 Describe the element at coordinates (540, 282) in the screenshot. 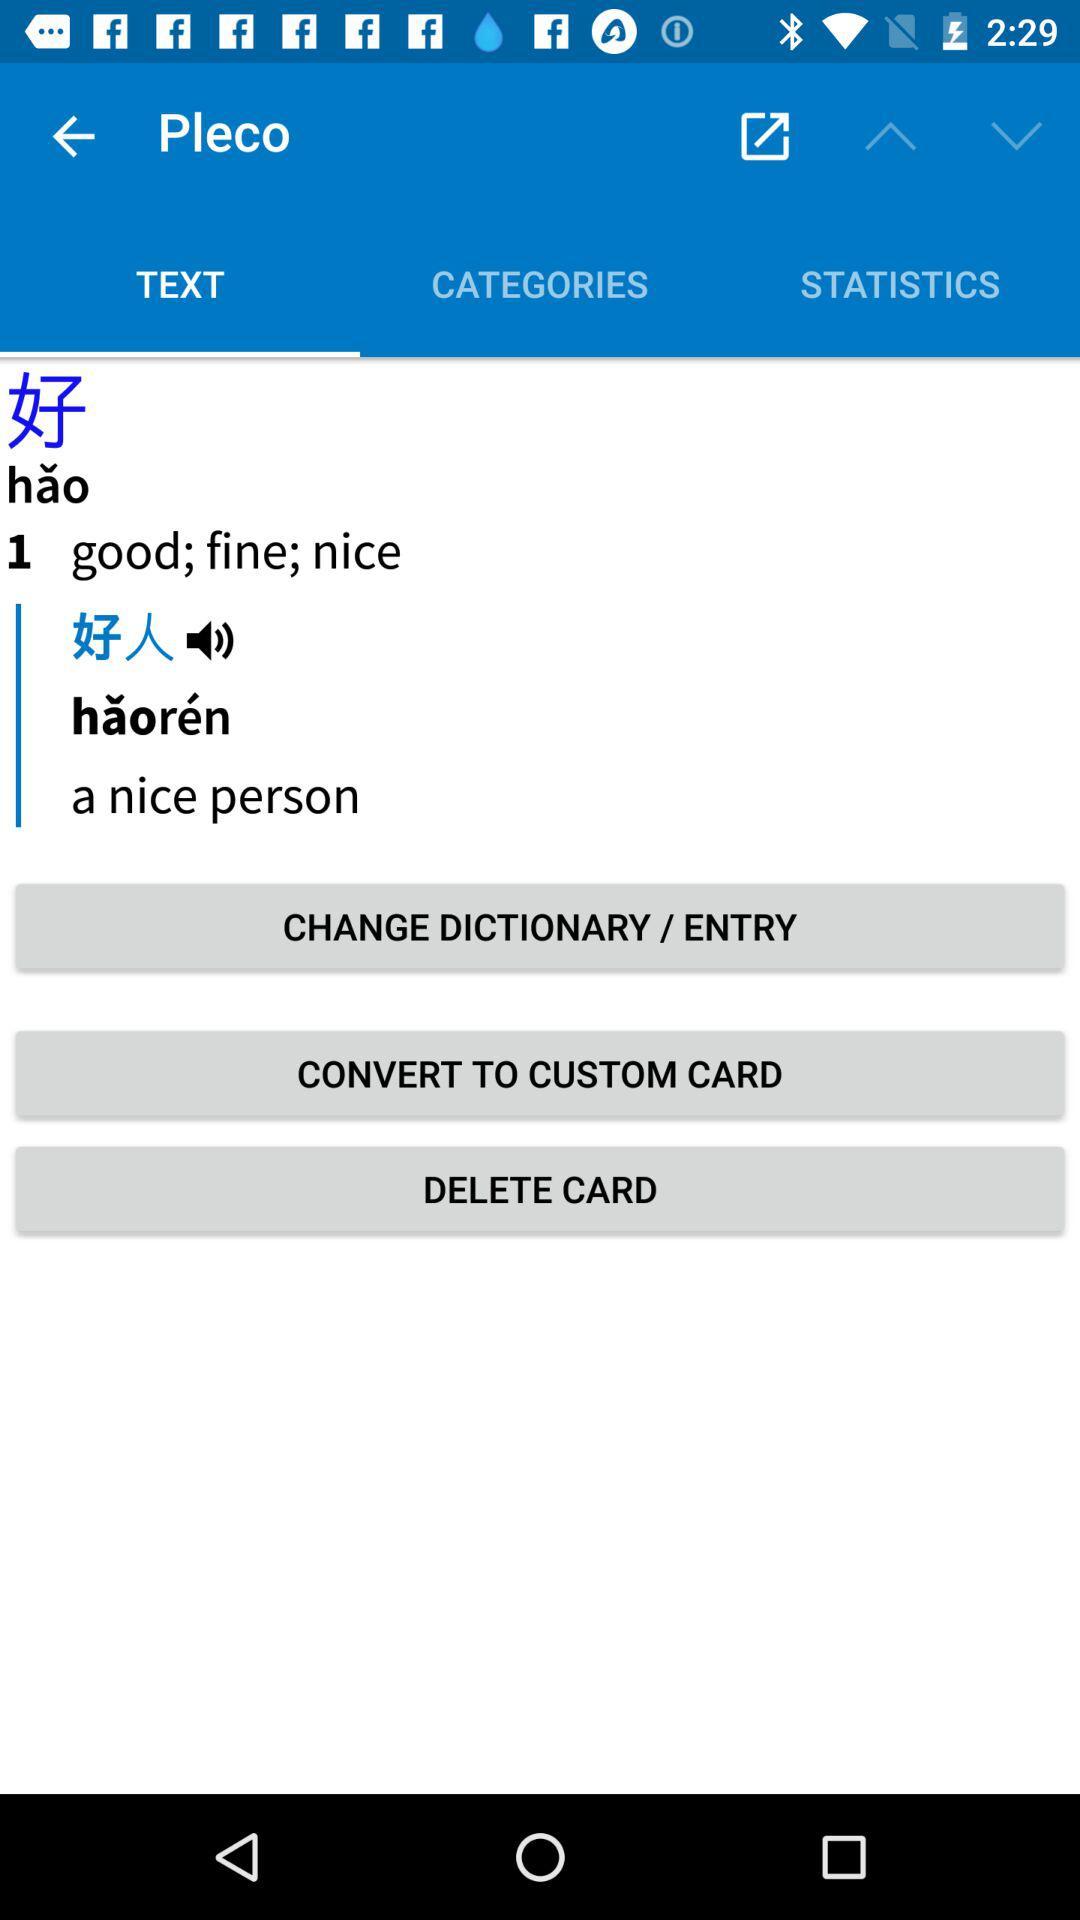

I see `icon to the right of text icon` at that location.